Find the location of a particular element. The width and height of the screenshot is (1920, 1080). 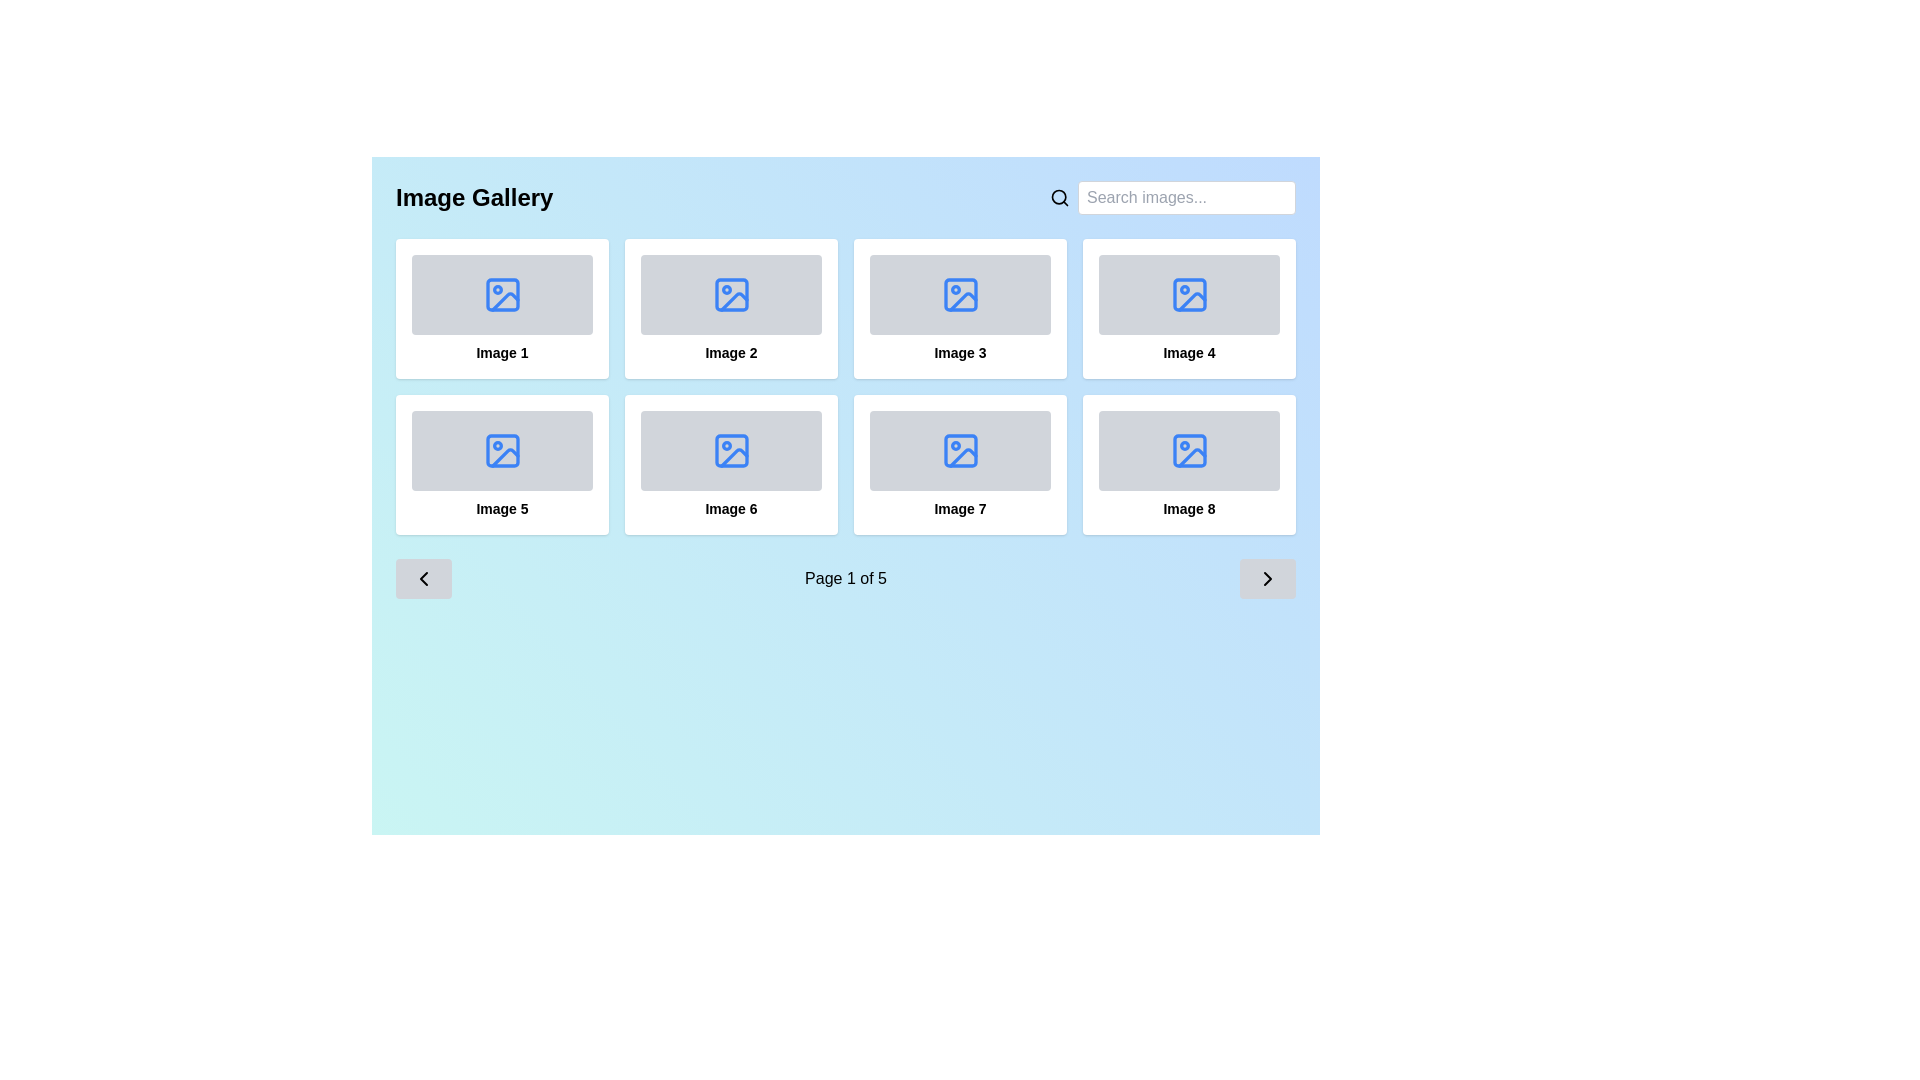

the navigation button located at the far right end of the navigation bar below the grid of images to advance to the next page of content is located at coordinates (1266, 578).